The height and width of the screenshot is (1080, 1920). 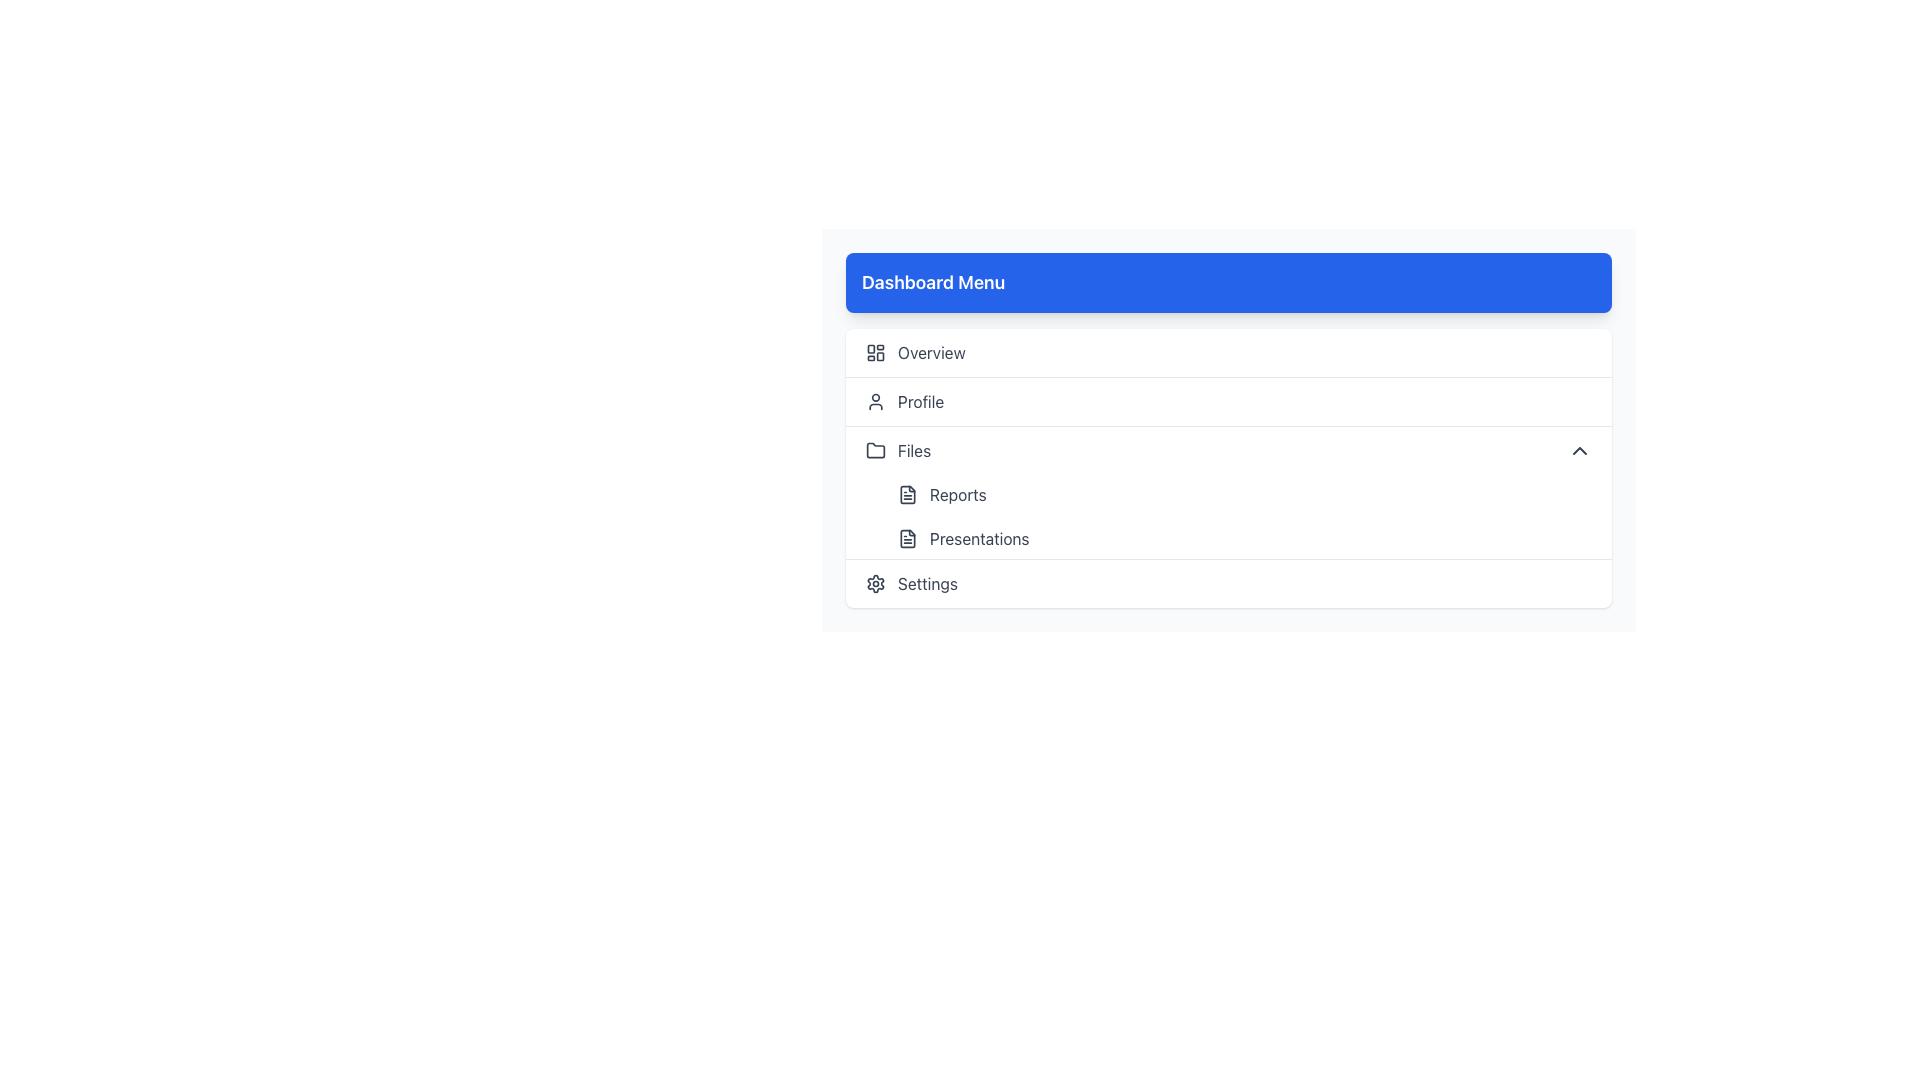 What do you see at coordinates (932, 282) in the screenshot?
I see `the header with a blue background and bold, white text that reads 'Dashboard Menu', positioned at the top-left corner of the visible menu section` at bounding box center [932, 282].